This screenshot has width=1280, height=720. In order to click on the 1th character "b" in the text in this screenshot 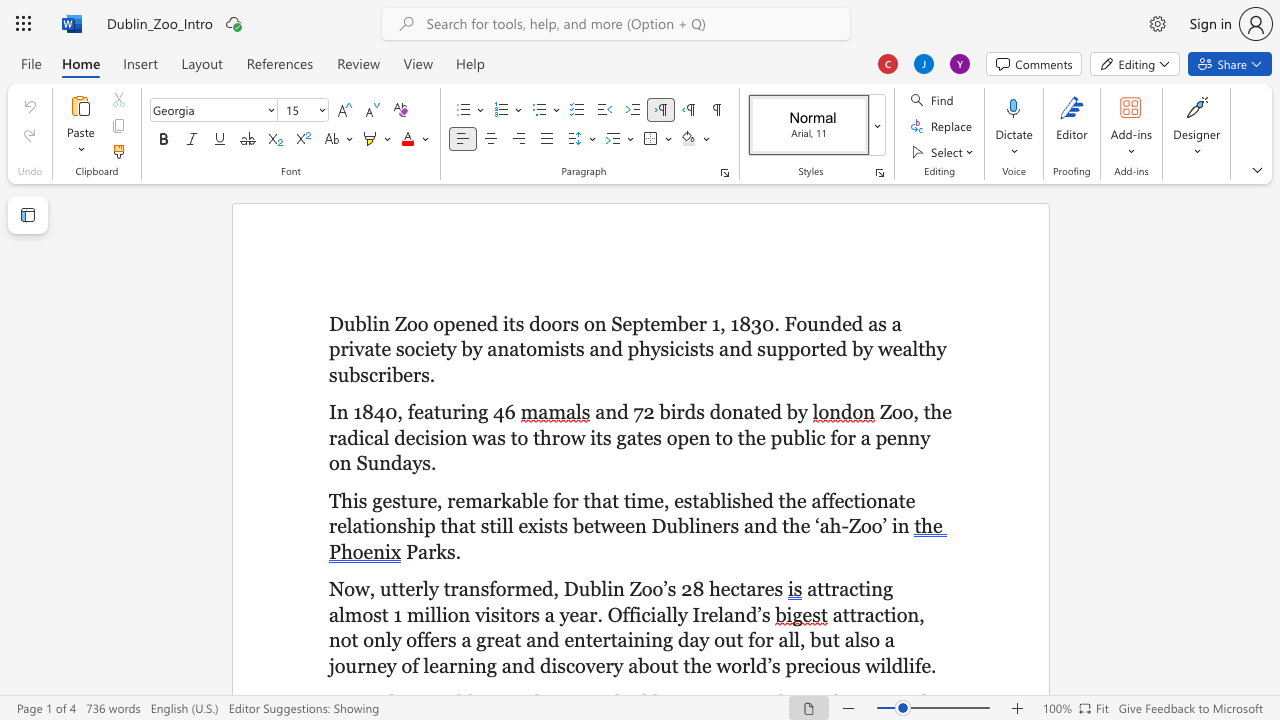, I will do `click(594, 588)`.